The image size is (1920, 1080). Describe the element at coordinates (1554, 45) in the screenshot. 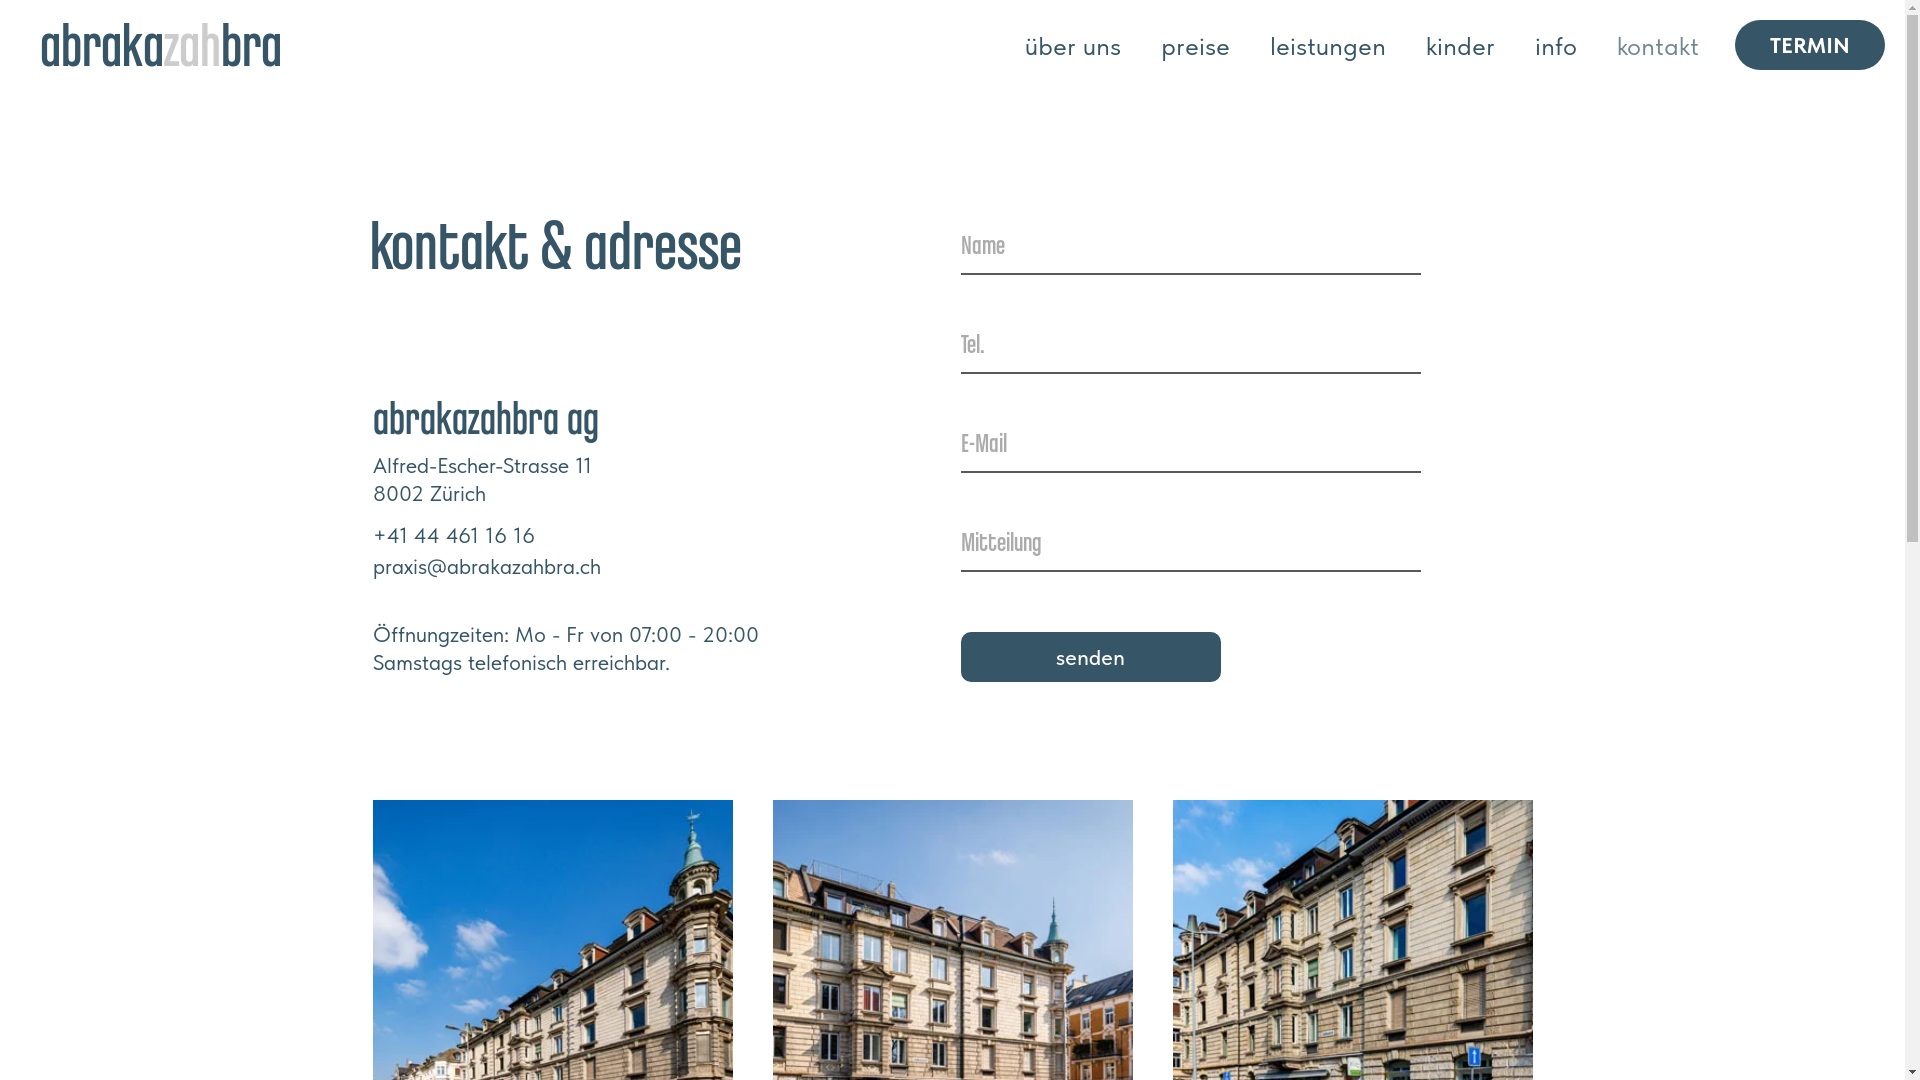

I see `'info'` at that location.